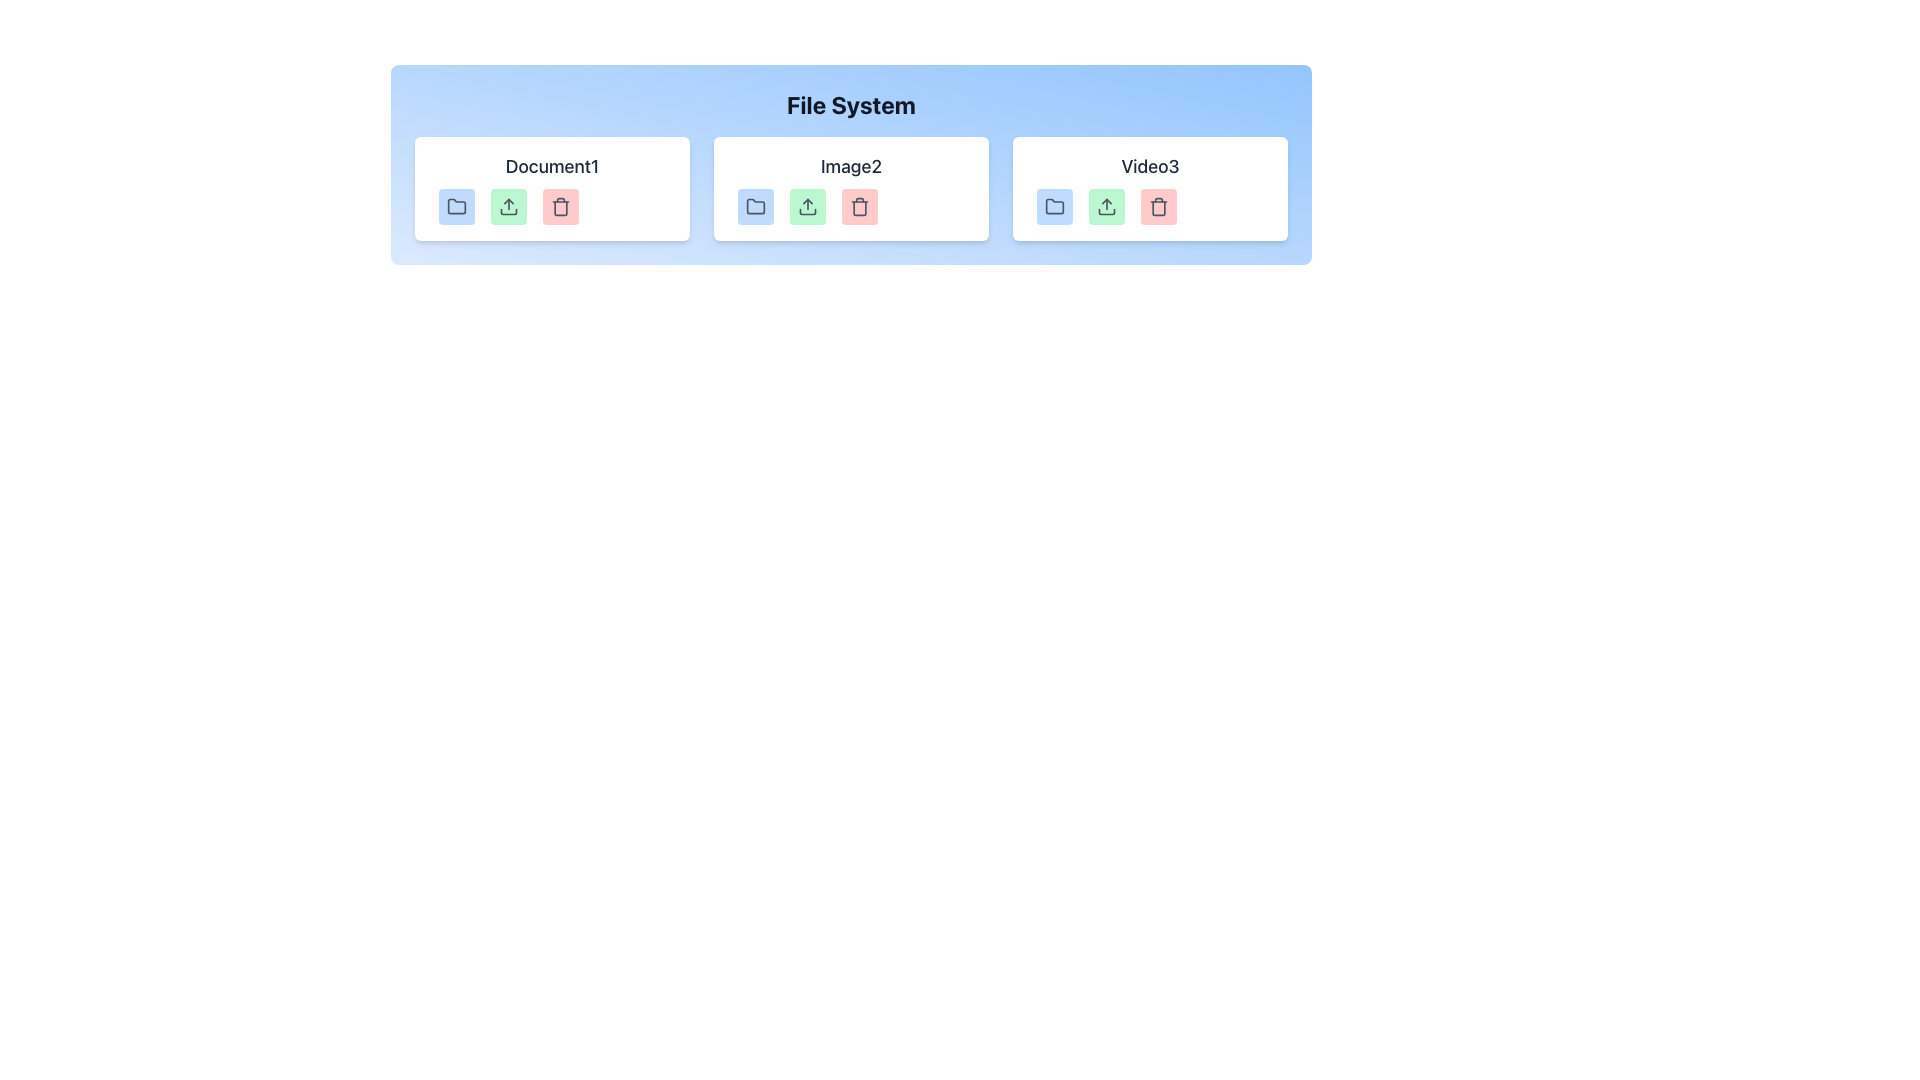  What do you see at coordinates (455, 207) in the screenshot?
I see `the first icon in the row located below the text 'Document1'` at bounding box center [455, 207].